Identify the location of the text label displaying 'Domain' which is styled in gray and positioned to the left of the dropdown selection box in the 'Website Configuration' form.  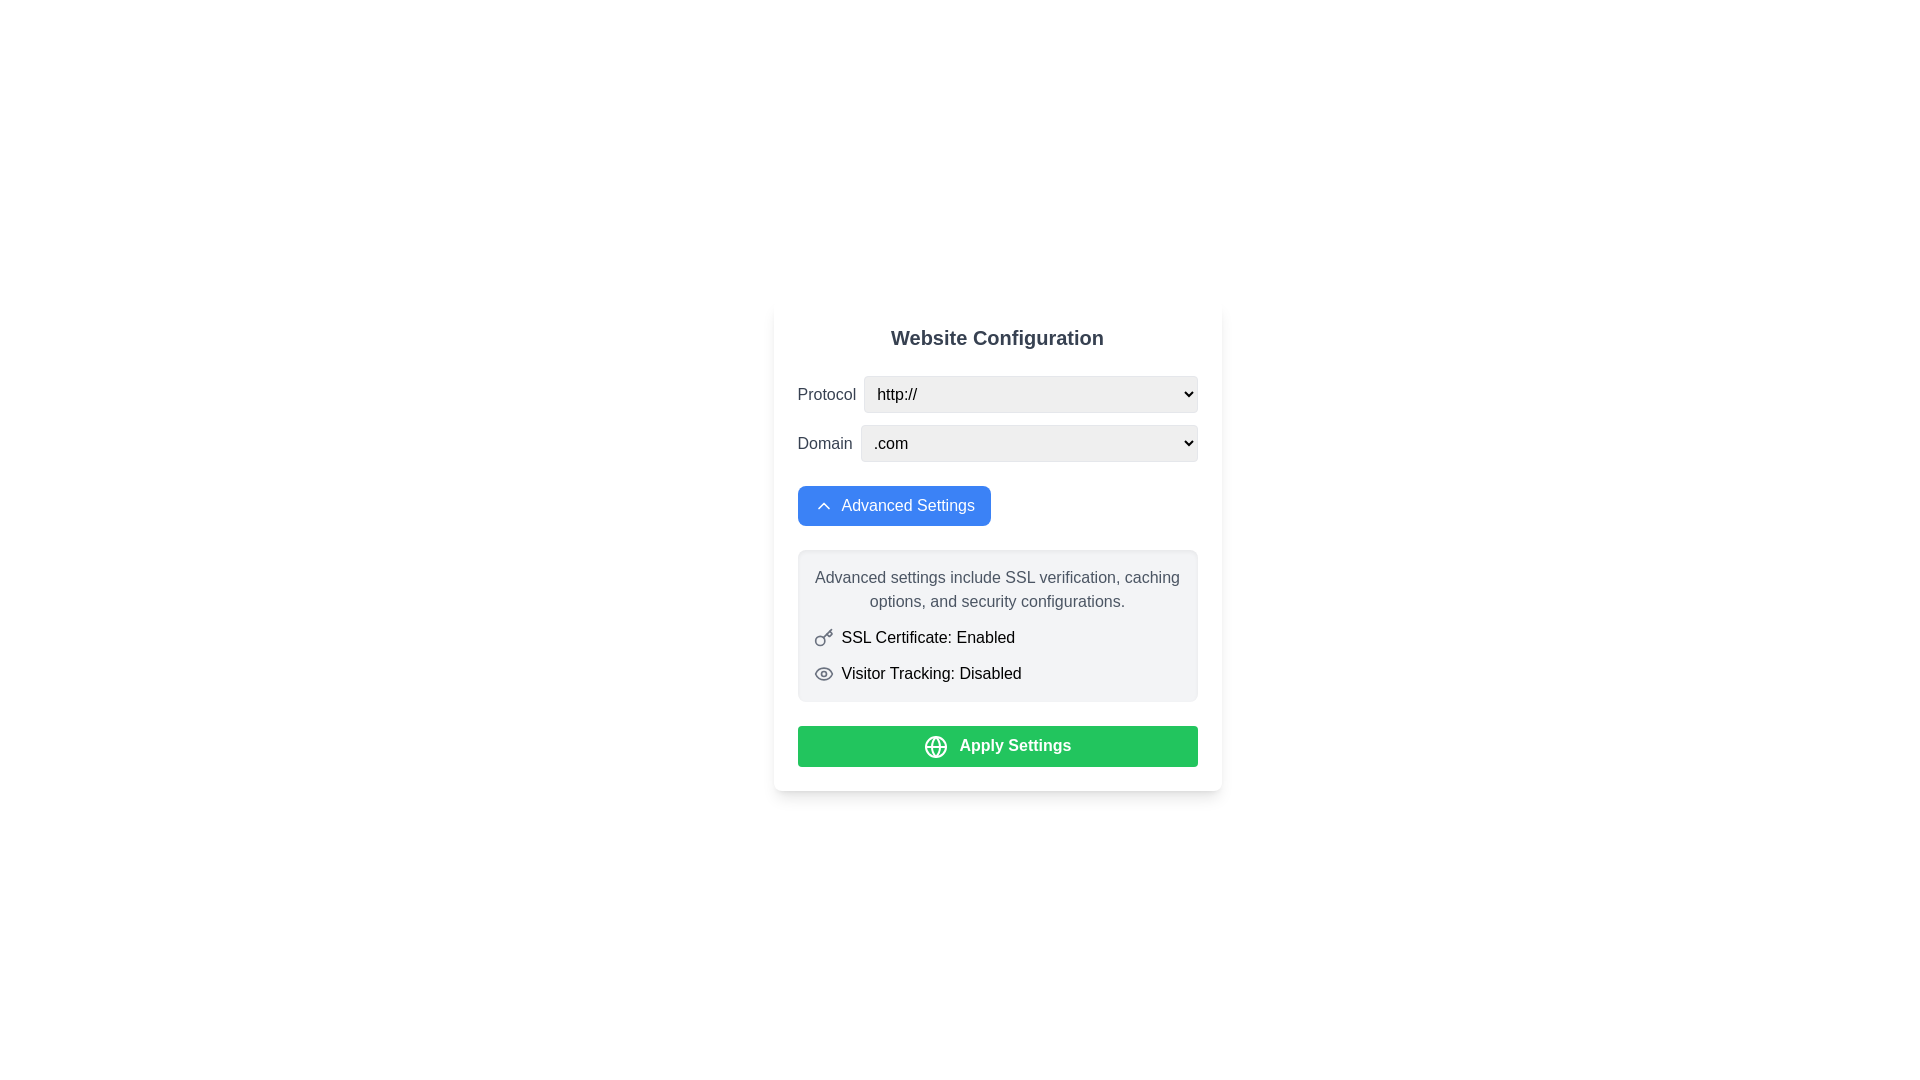
(825, 442).